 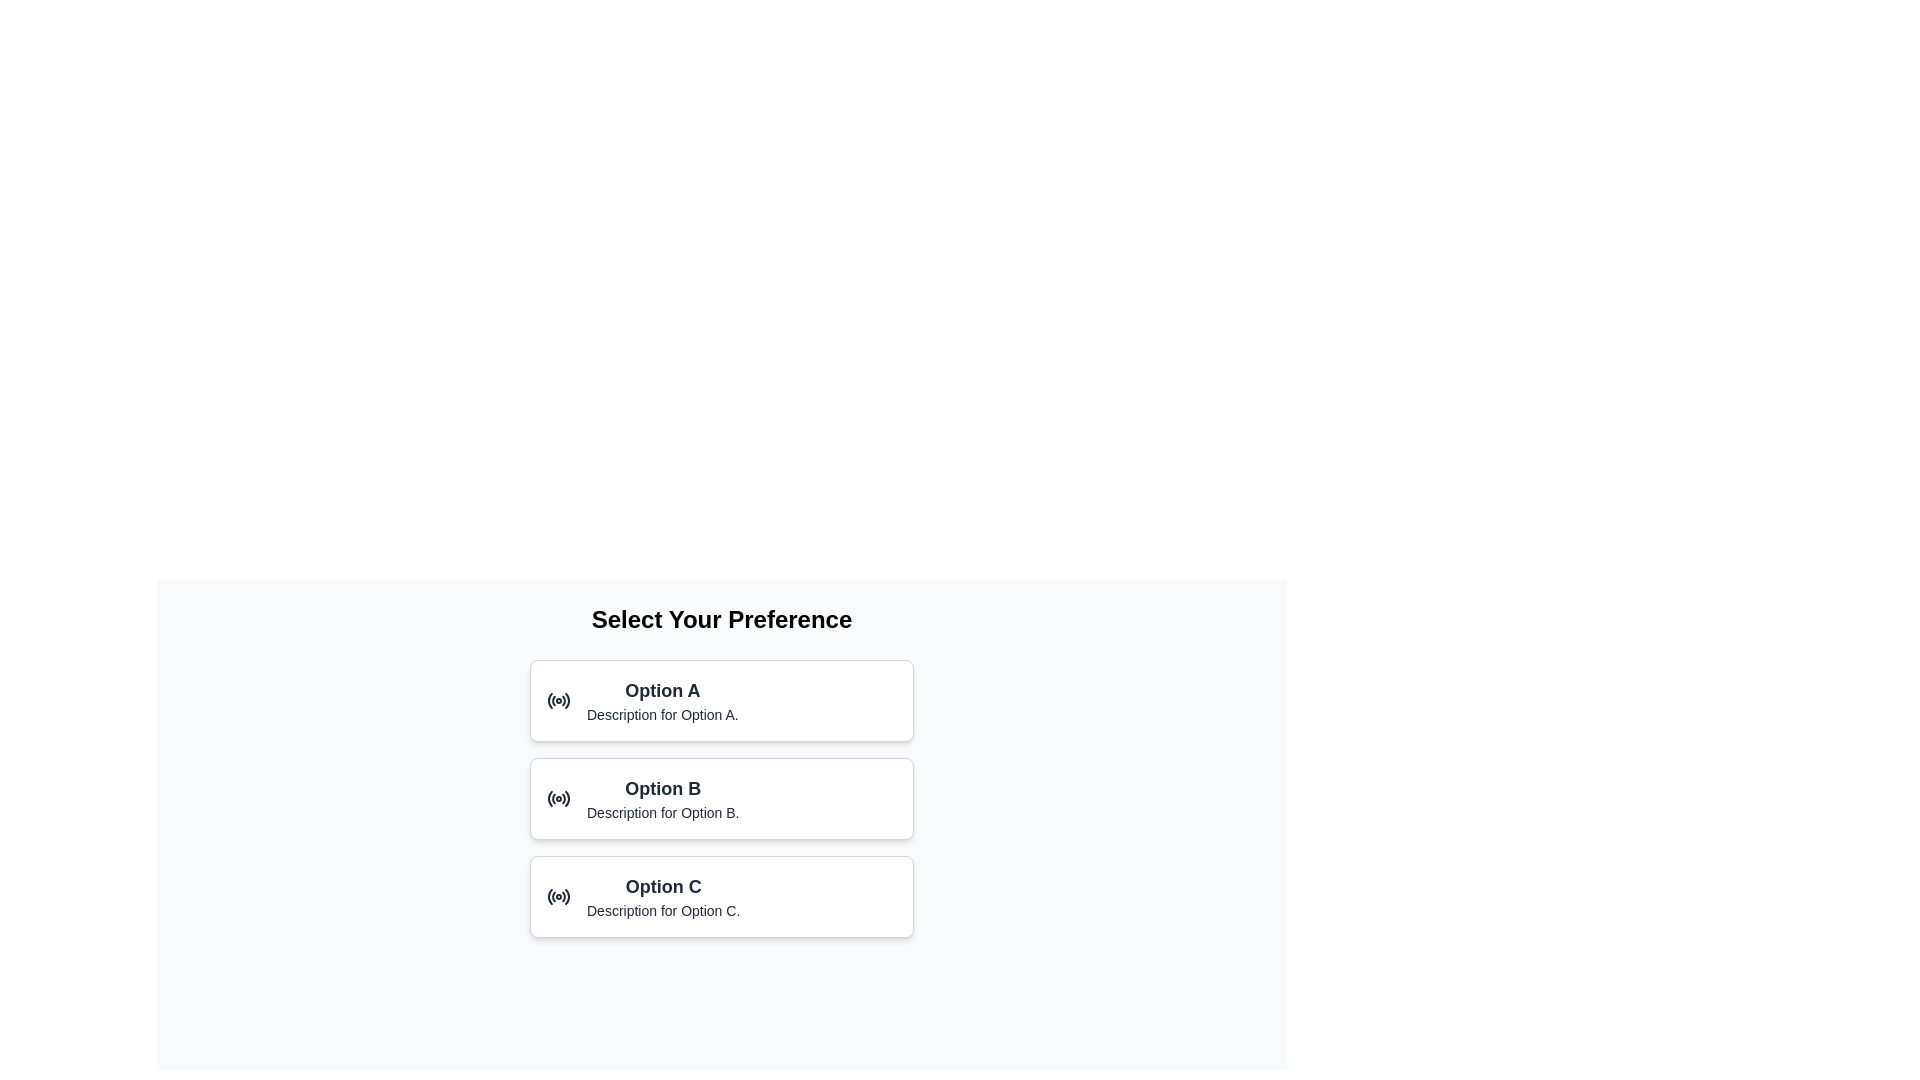 What do you see at coordinates (720, 896) in the screenshot?
I see `the 'Option C' radio selection card, which is the third option in a vertical list of selection cards` at bounding box center [720, 896].